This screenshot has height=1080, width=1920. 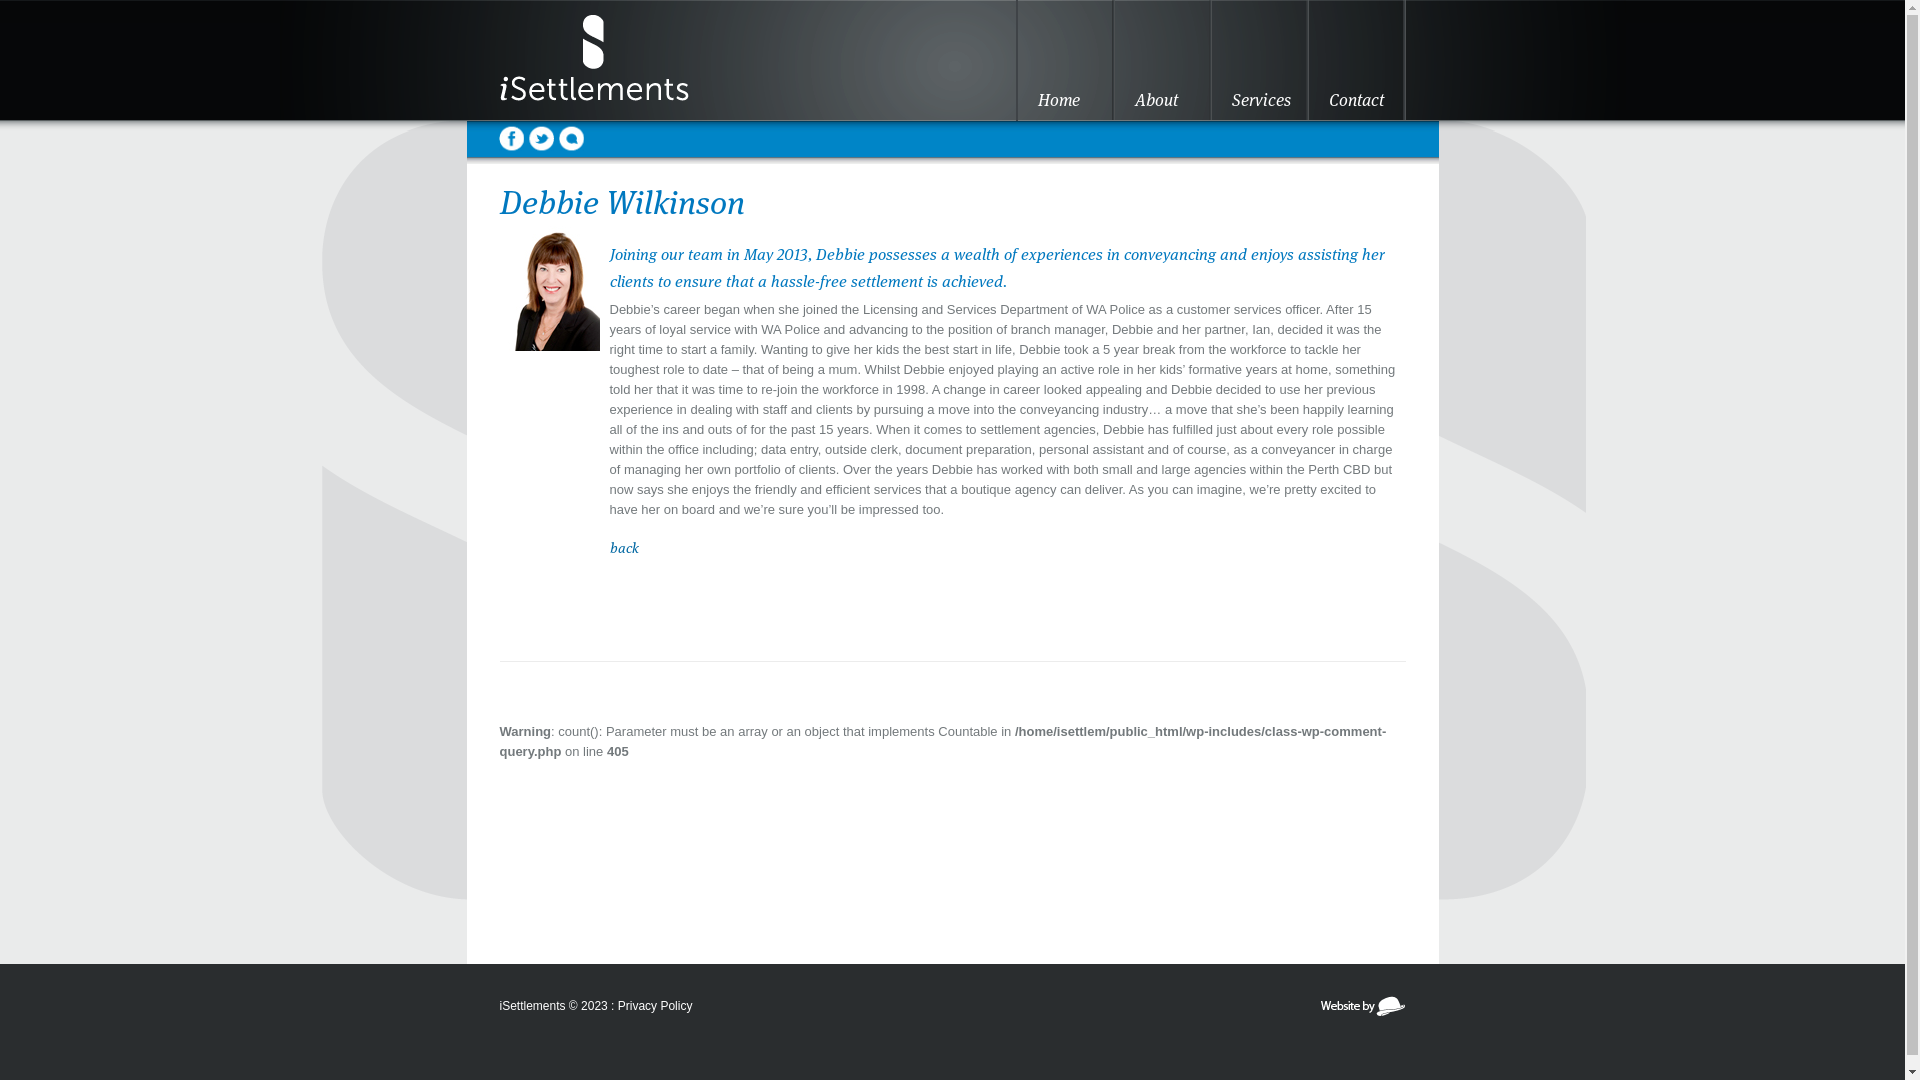 What do you see at coordinates (1318, 1013) in the screenshot?
I see `'Thinking Hats'` at bounding box center [1318, 1013].